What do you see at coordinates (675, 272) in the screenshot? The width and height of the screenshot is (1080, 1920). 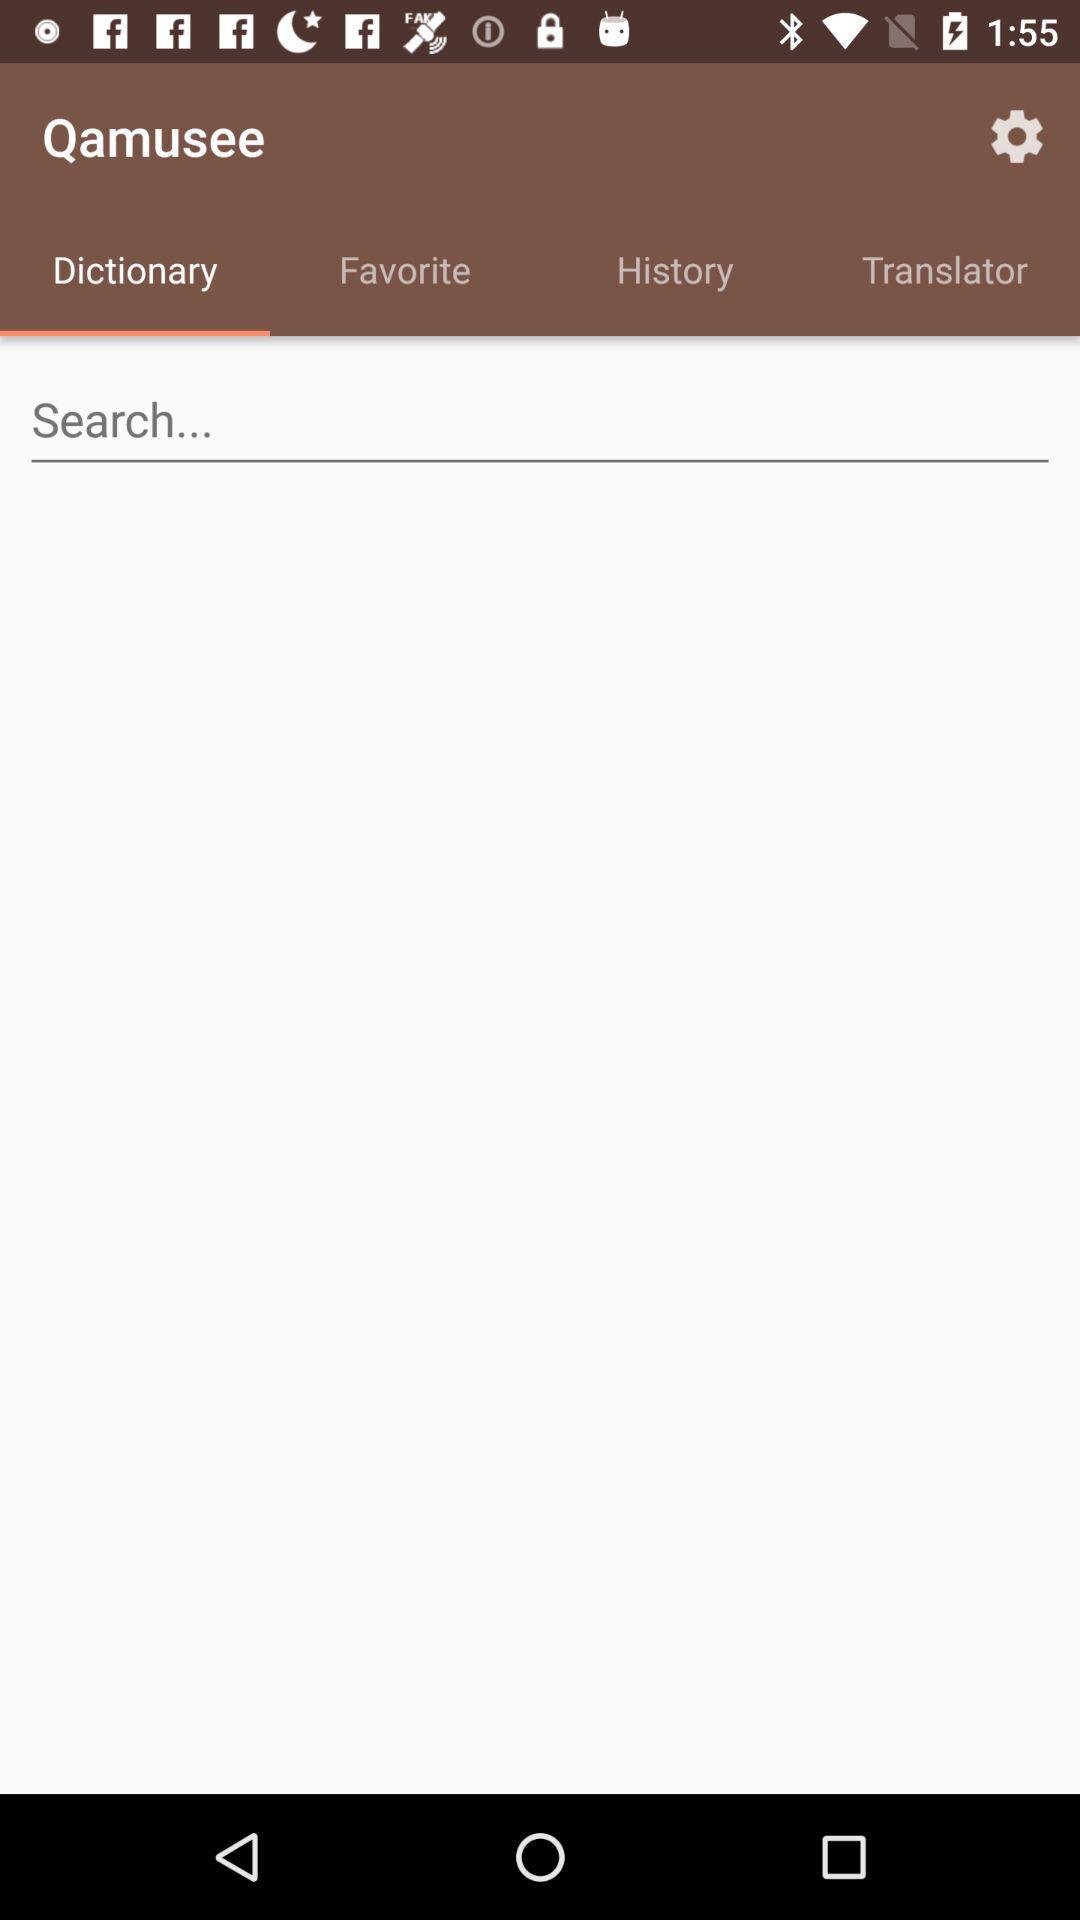 I see `history` at bounding box center [675, 272].